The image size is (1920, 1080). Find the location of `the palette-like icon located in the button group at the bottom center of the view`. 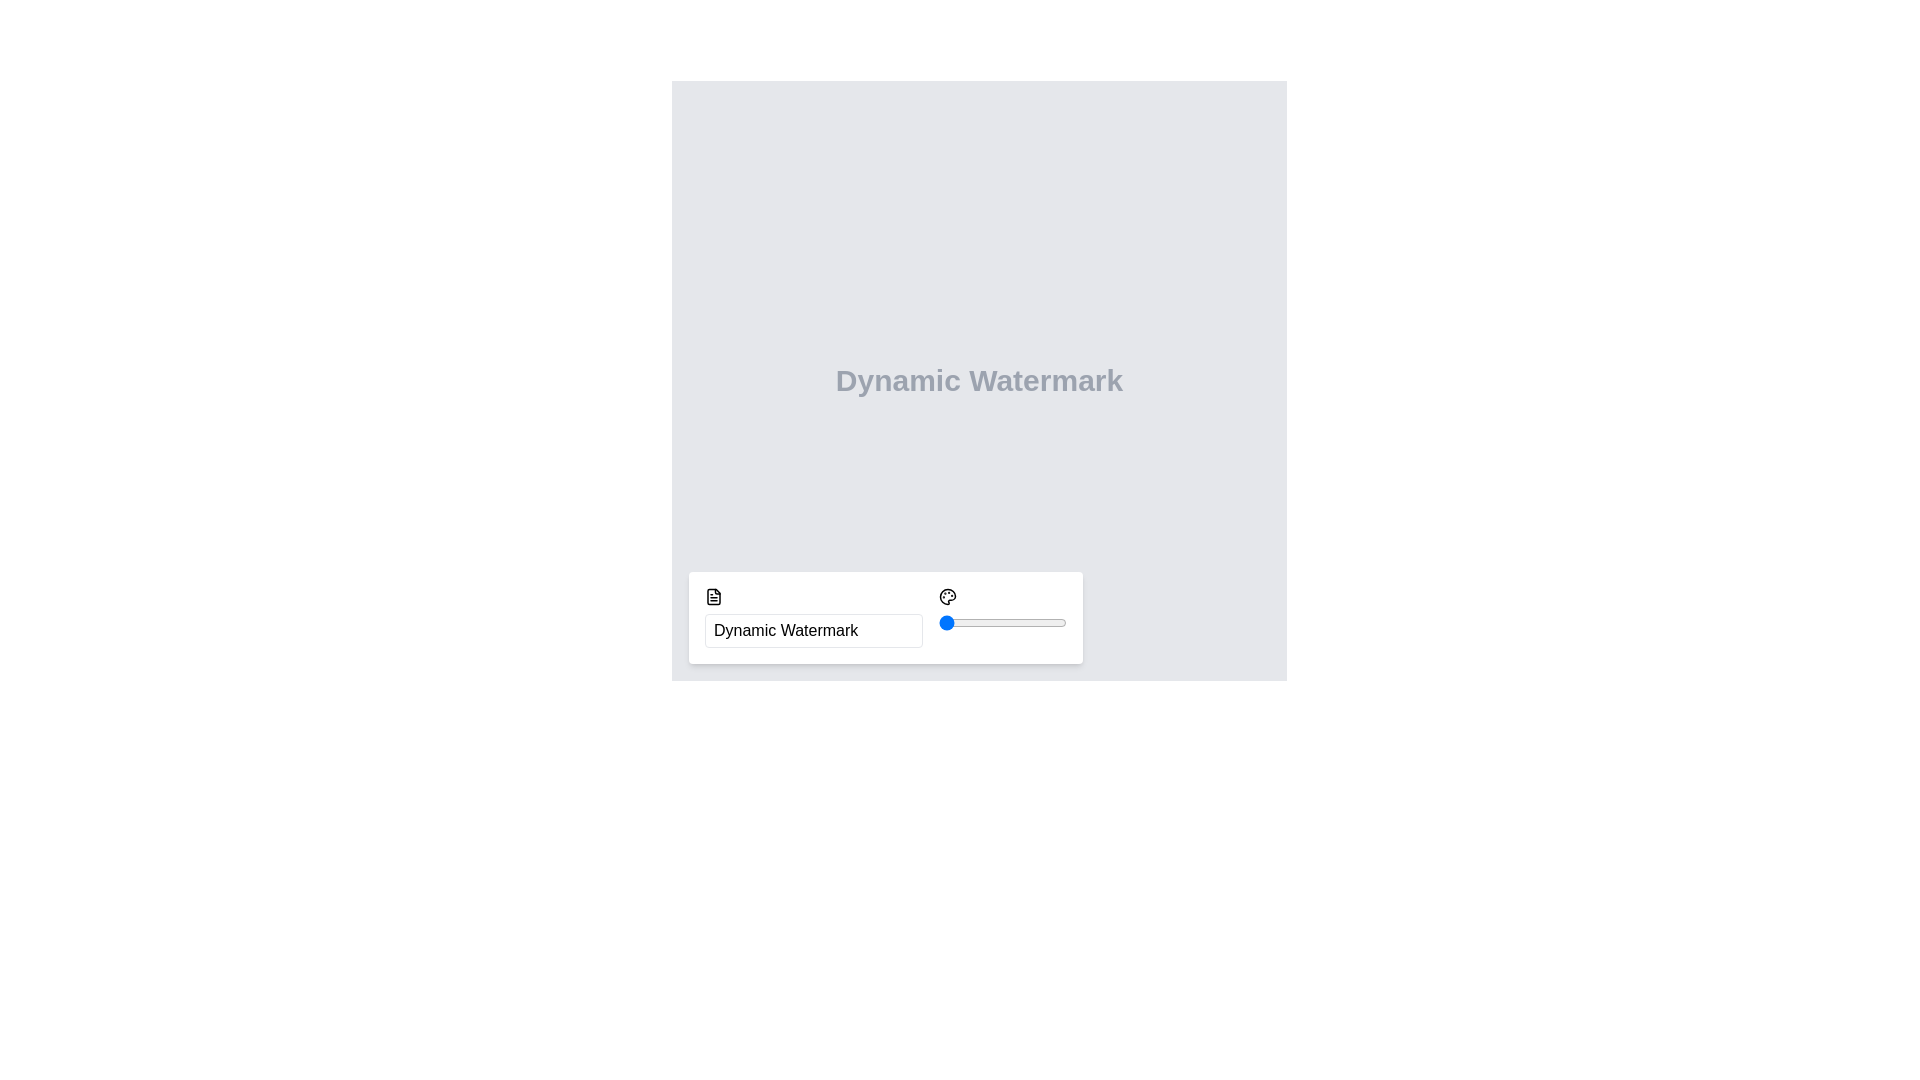

the palette-like icon located in the button group at the bottom center of the view is located at coordinates (947, 596).